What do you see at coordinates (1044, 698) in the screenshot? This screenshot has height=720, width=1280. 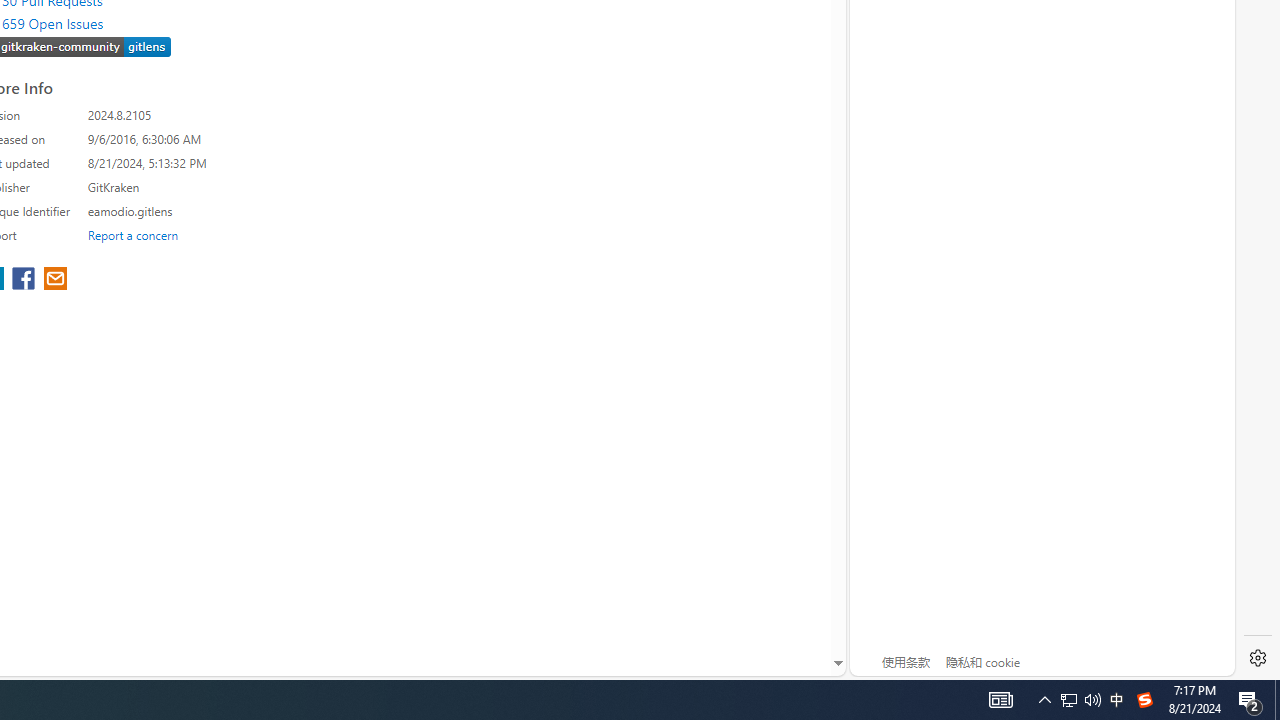 I see `'Notification Chevron'` at bounding box center [1044, 698].